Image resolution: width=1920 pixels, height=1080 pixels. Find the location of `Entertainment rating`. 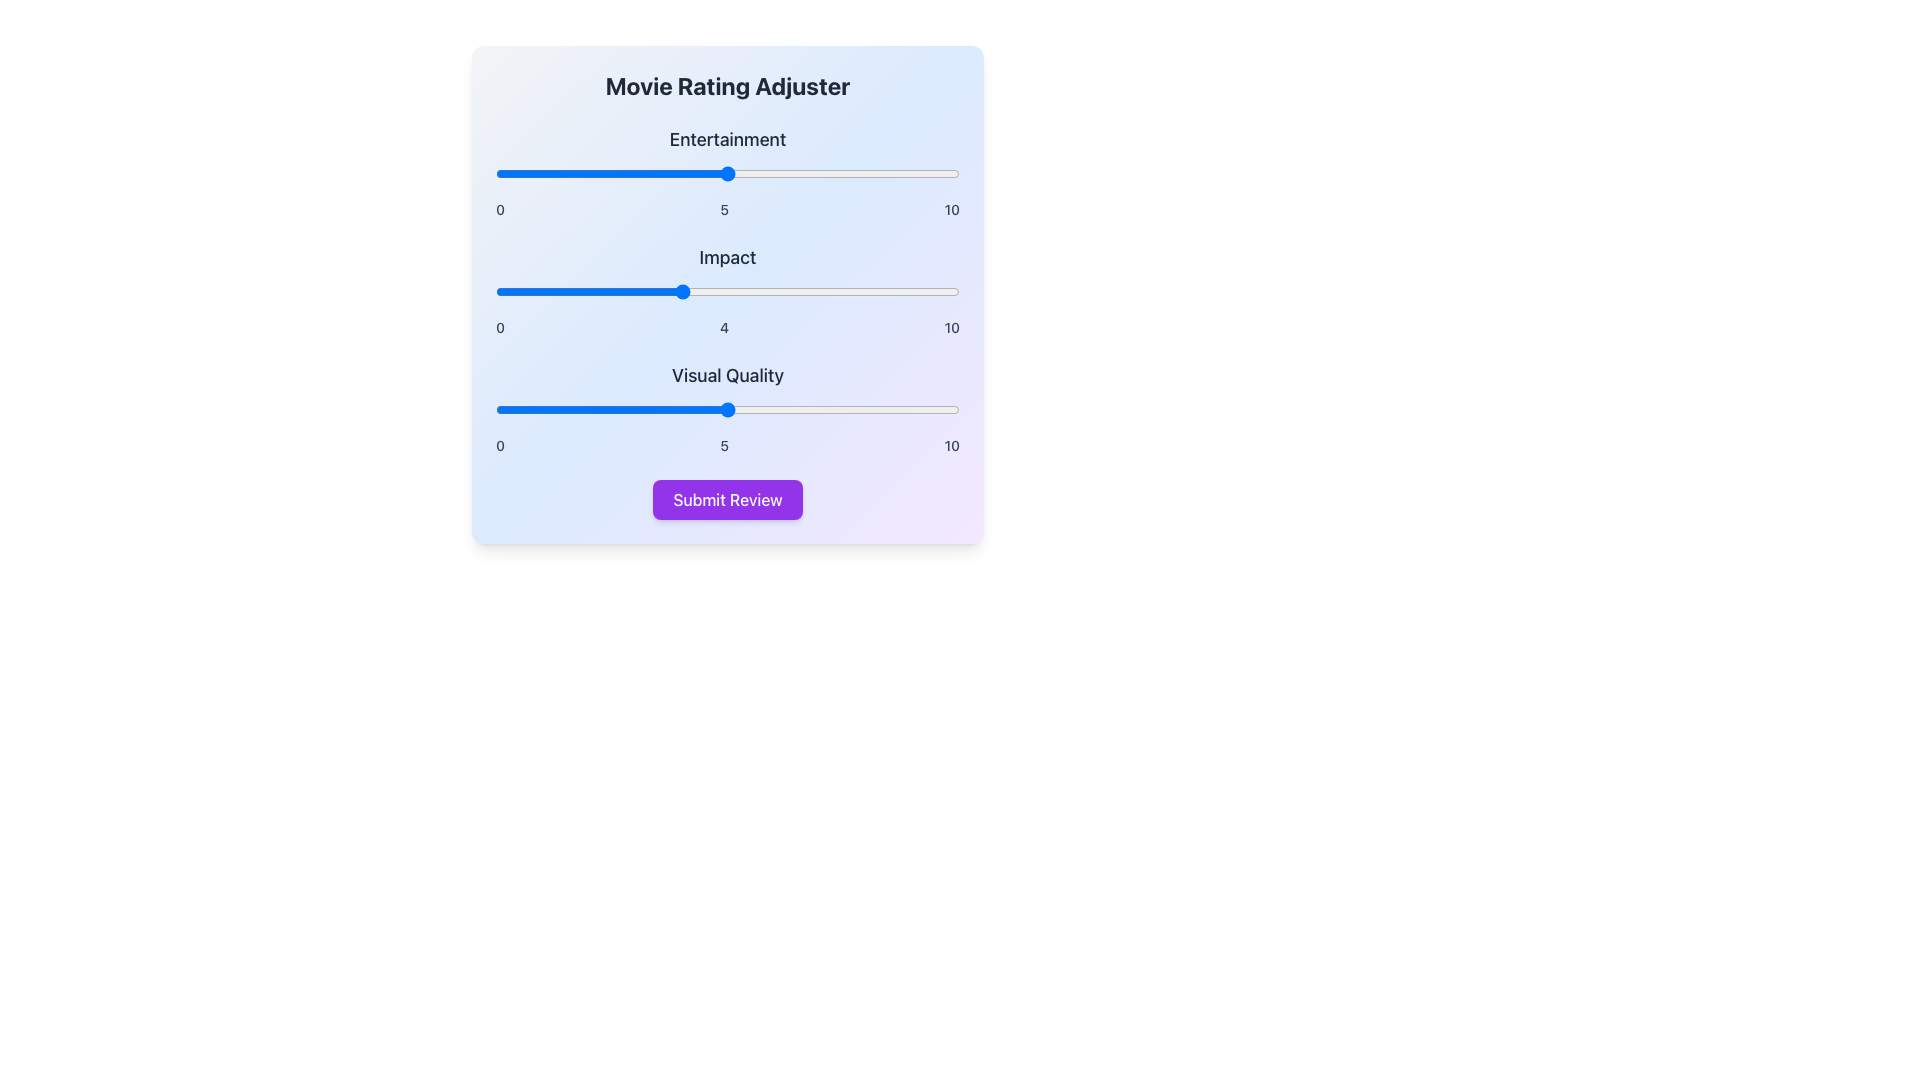

Entertainment rating is located at coordinates (542, 172).